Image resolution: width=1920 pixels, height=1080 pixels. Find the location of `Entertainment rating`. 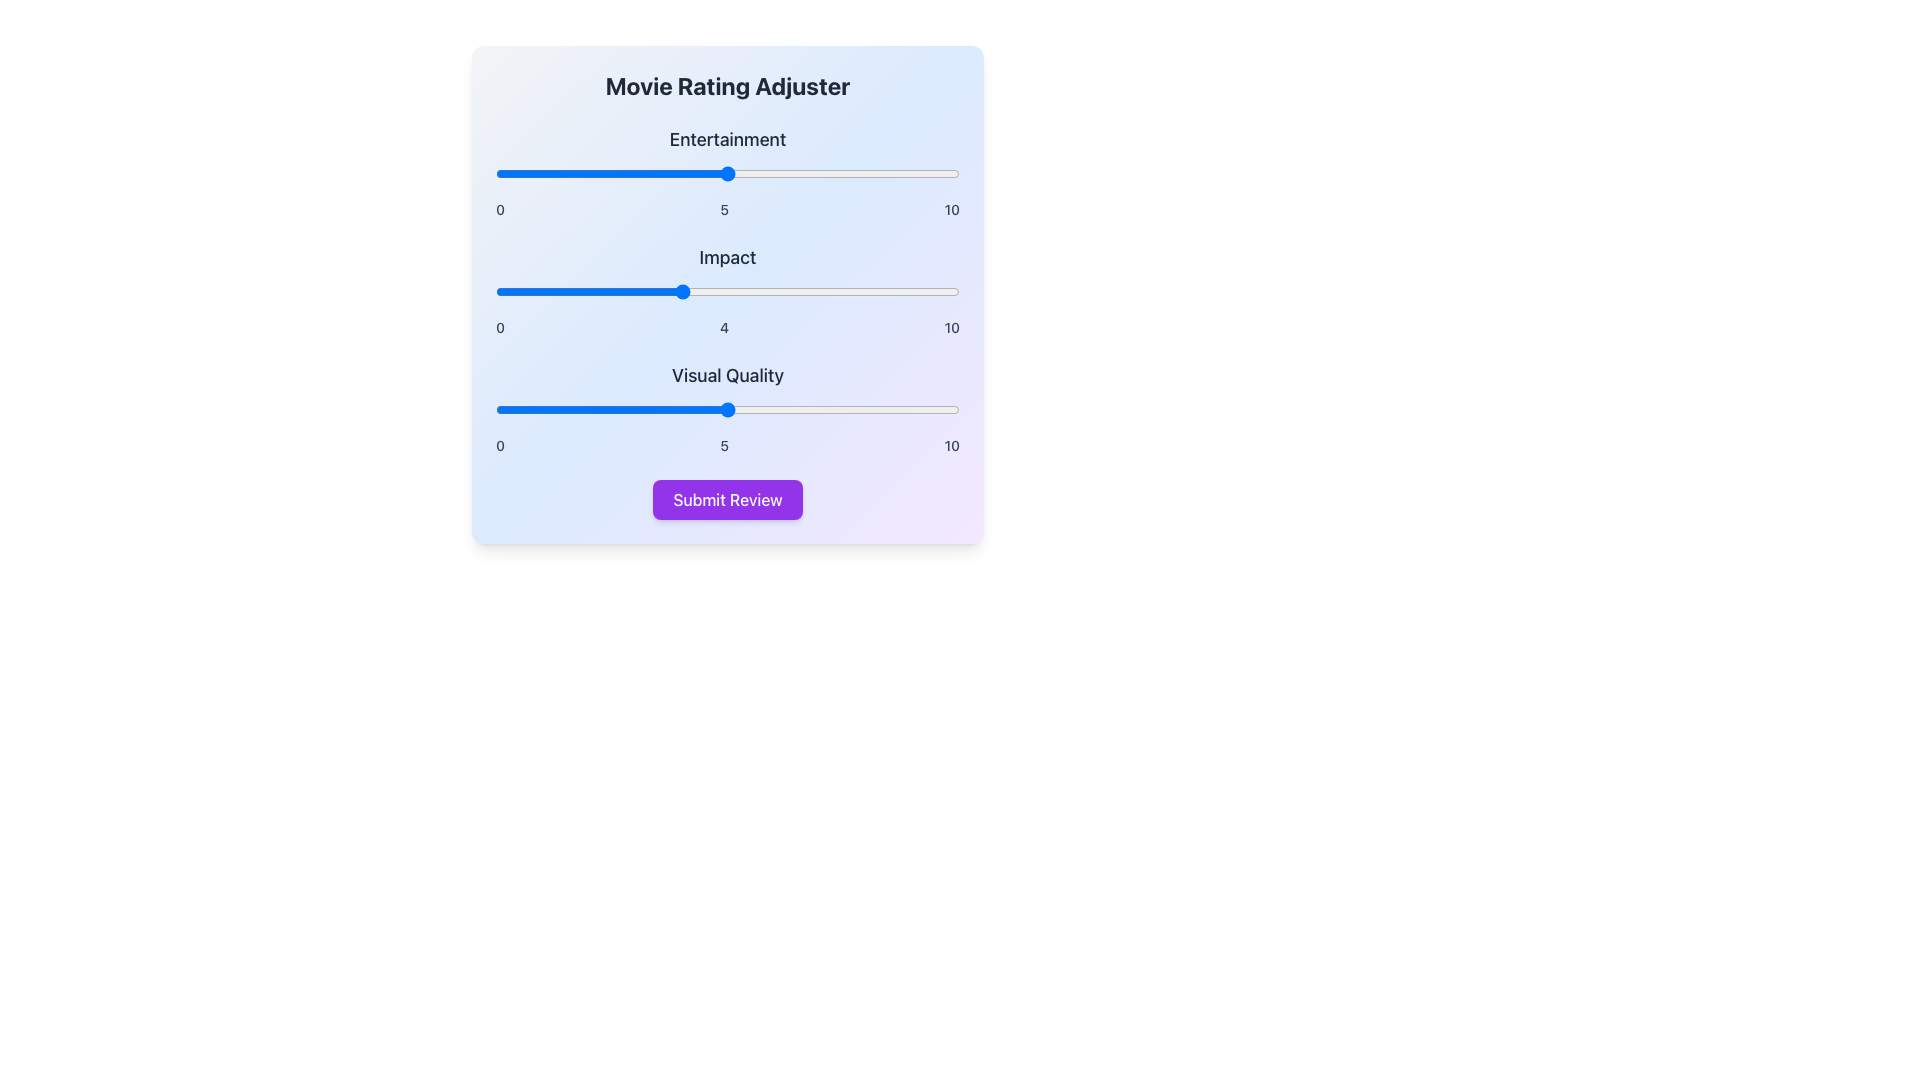

Entertainment rating is located at coordinates (542, 172).